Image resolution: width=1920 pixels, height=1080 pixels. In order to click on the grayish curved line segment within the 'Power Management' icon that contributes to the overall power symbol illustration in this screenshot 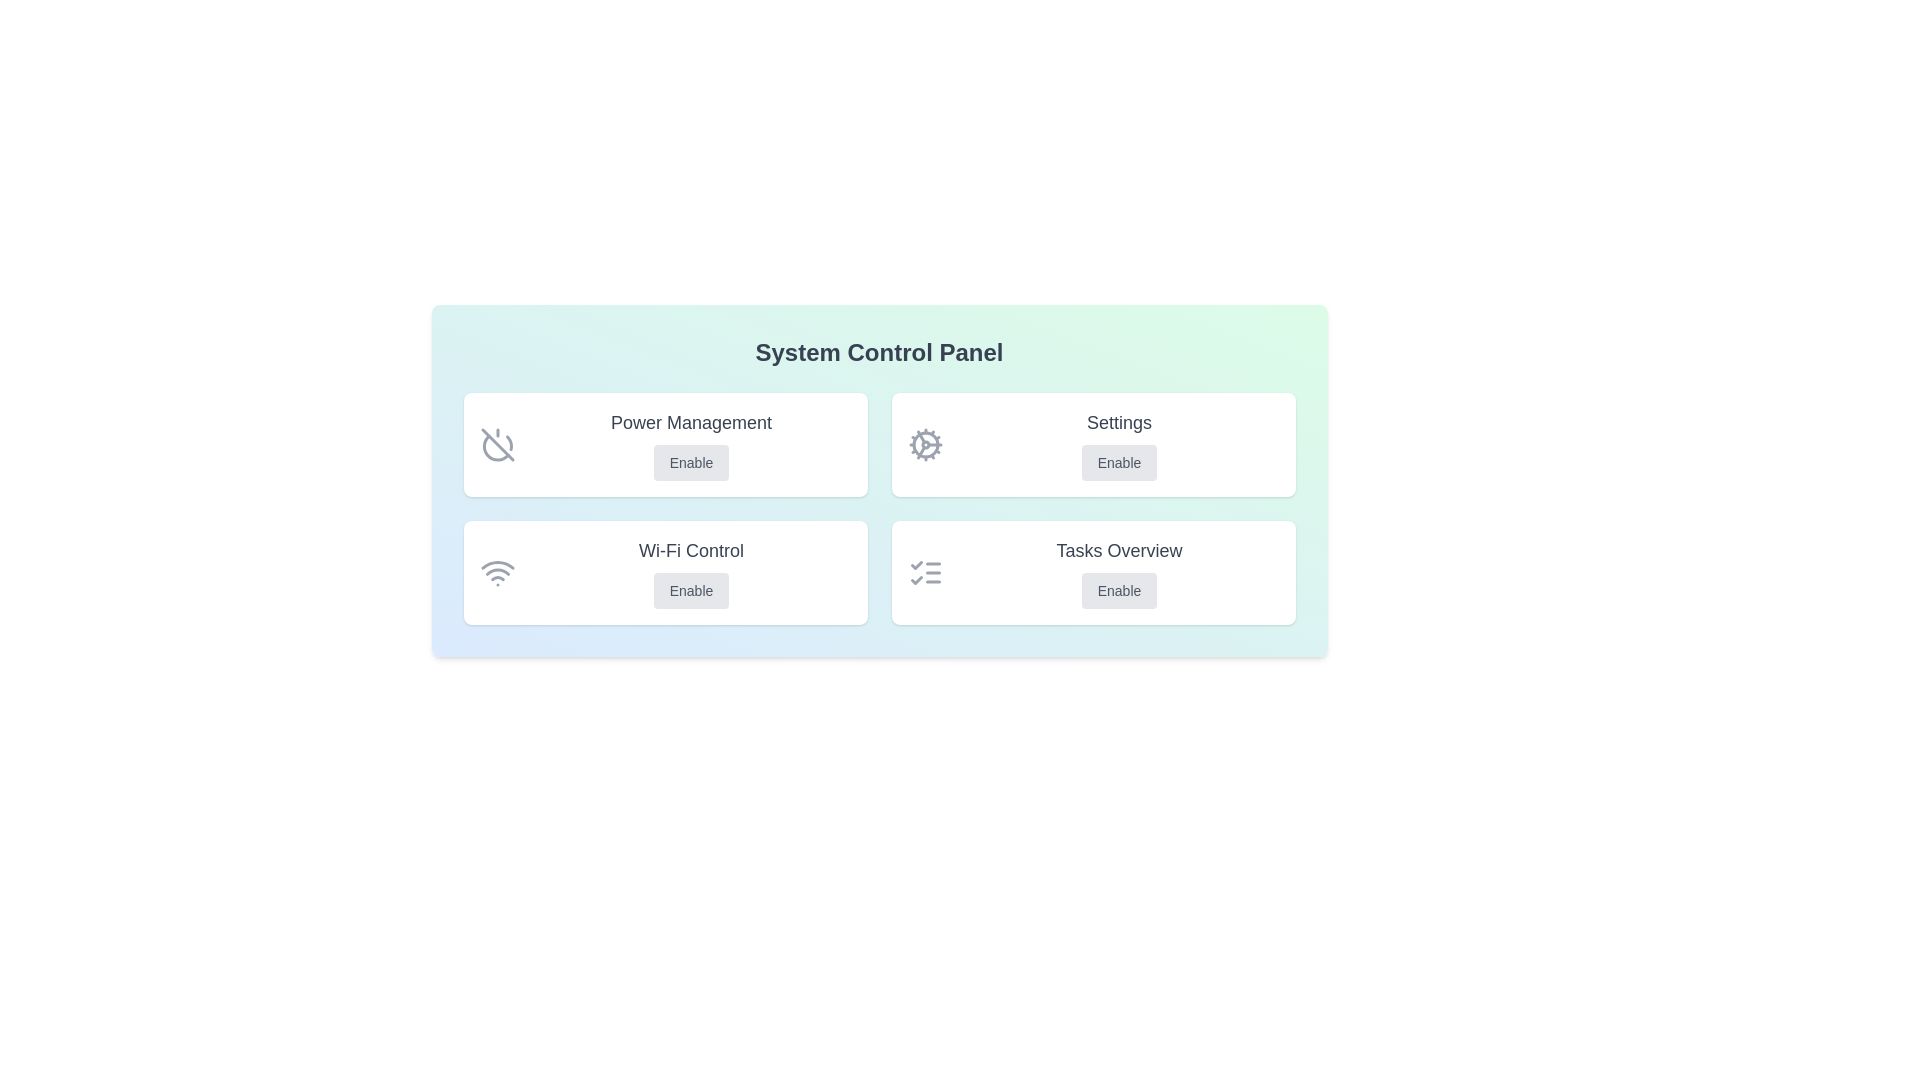, I will do `click(508, 442)`.